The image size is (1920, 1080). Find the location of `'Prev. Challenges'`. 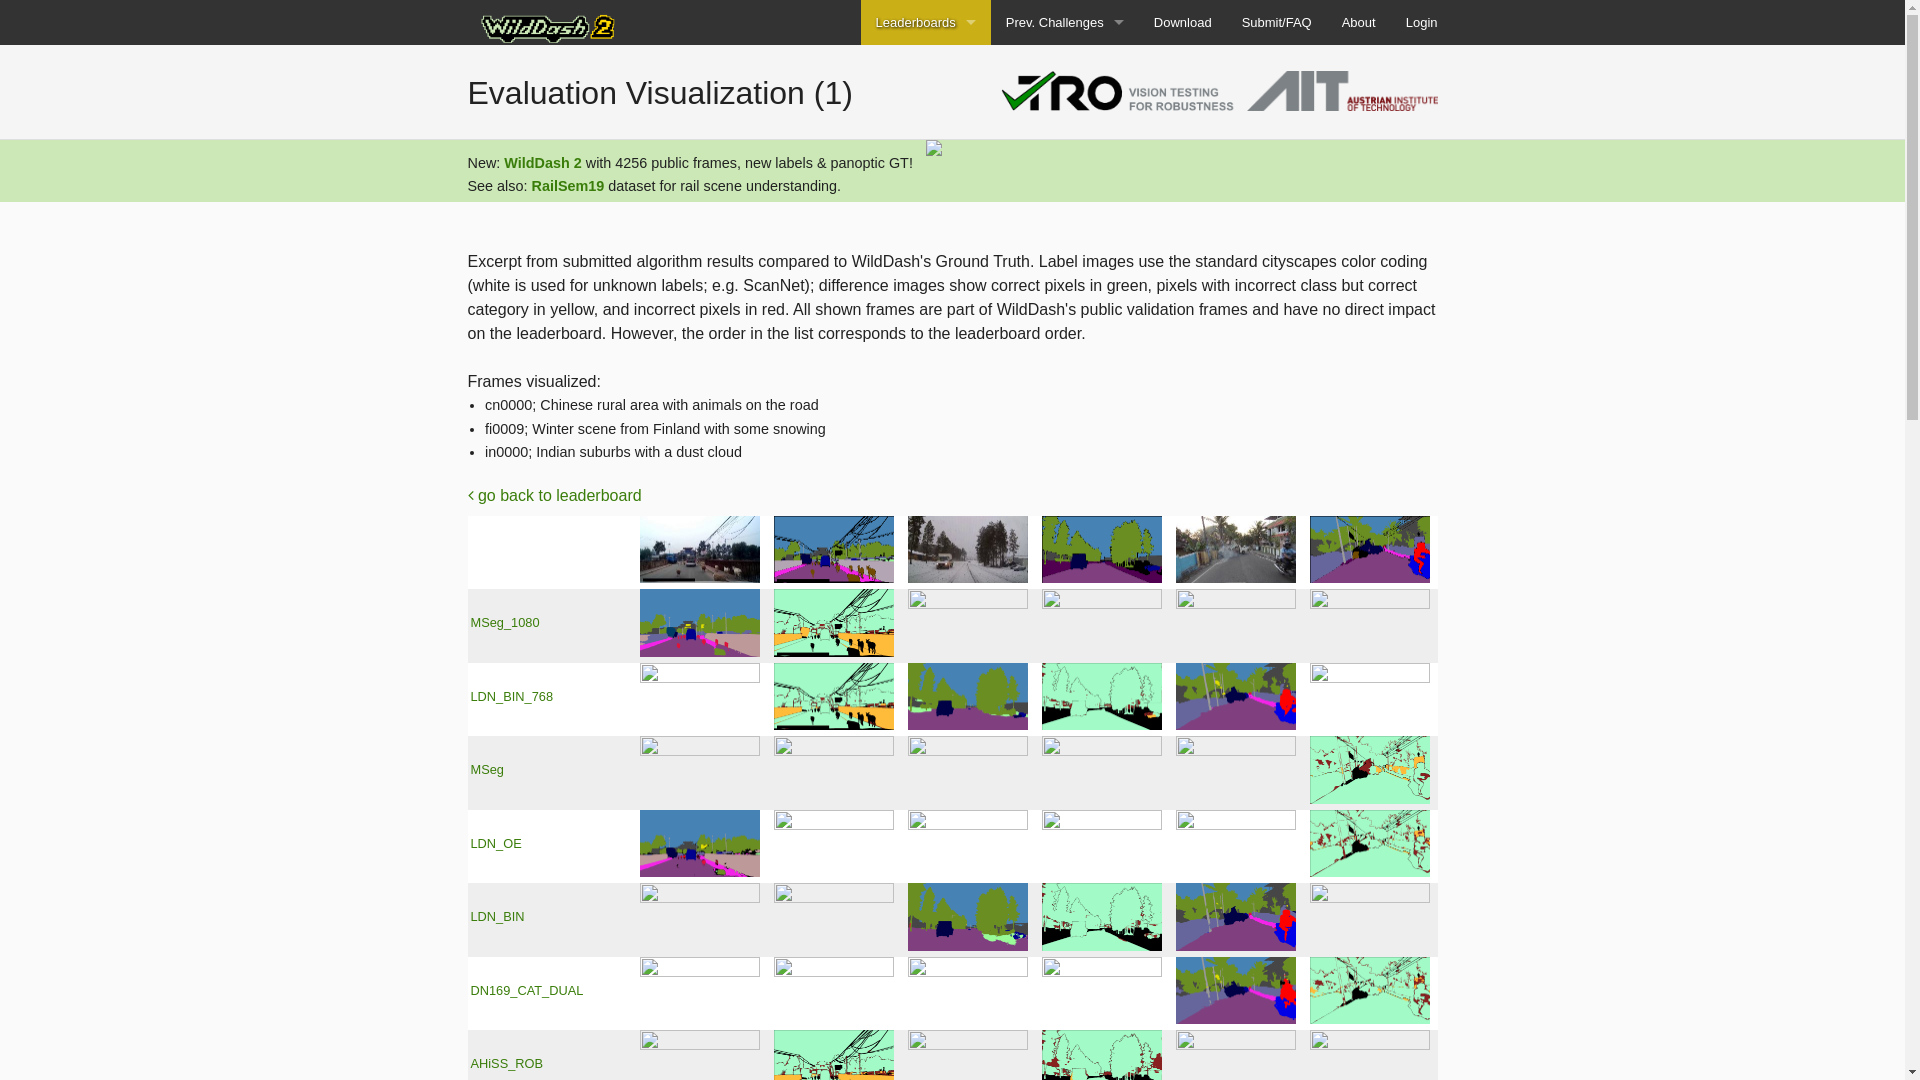

'Prev. Challenges' is located at coordinates (1064, 22).